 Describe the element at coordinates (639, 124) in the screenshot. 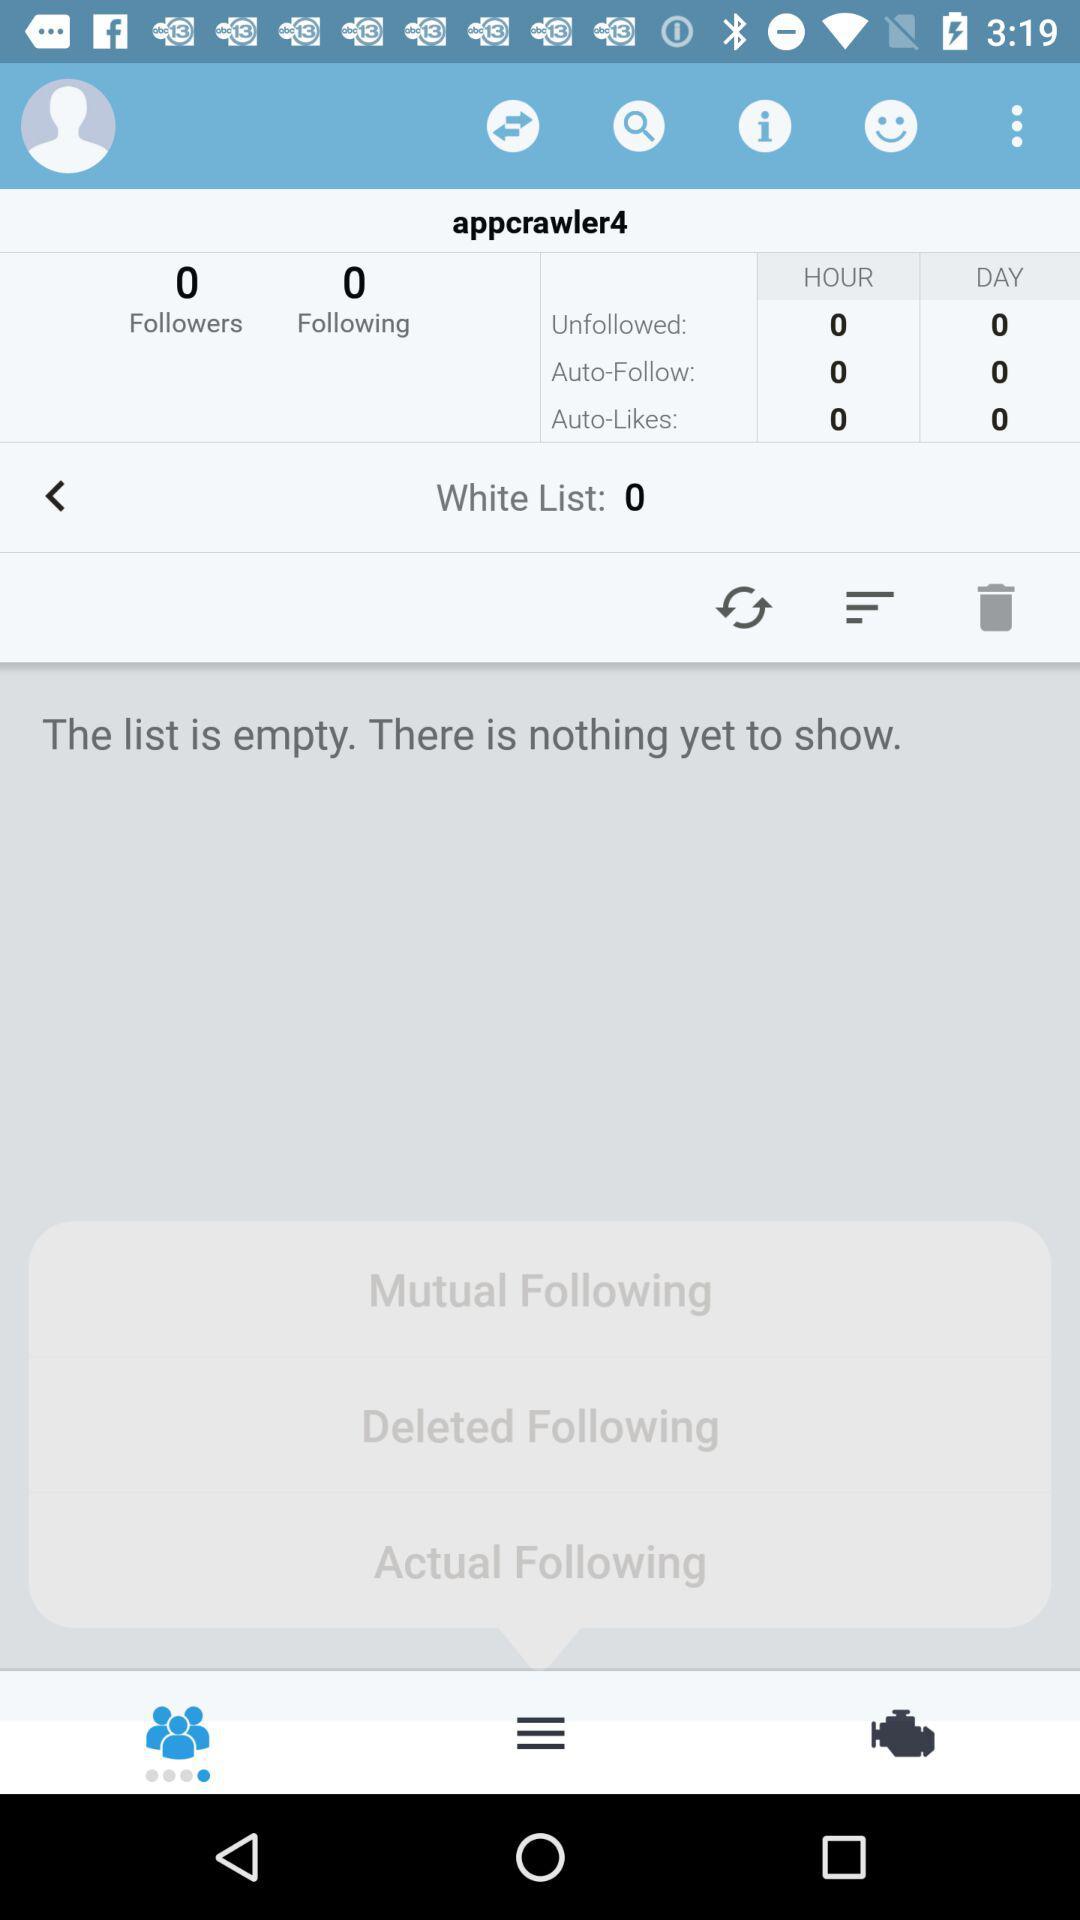

I see `search option` at that location.